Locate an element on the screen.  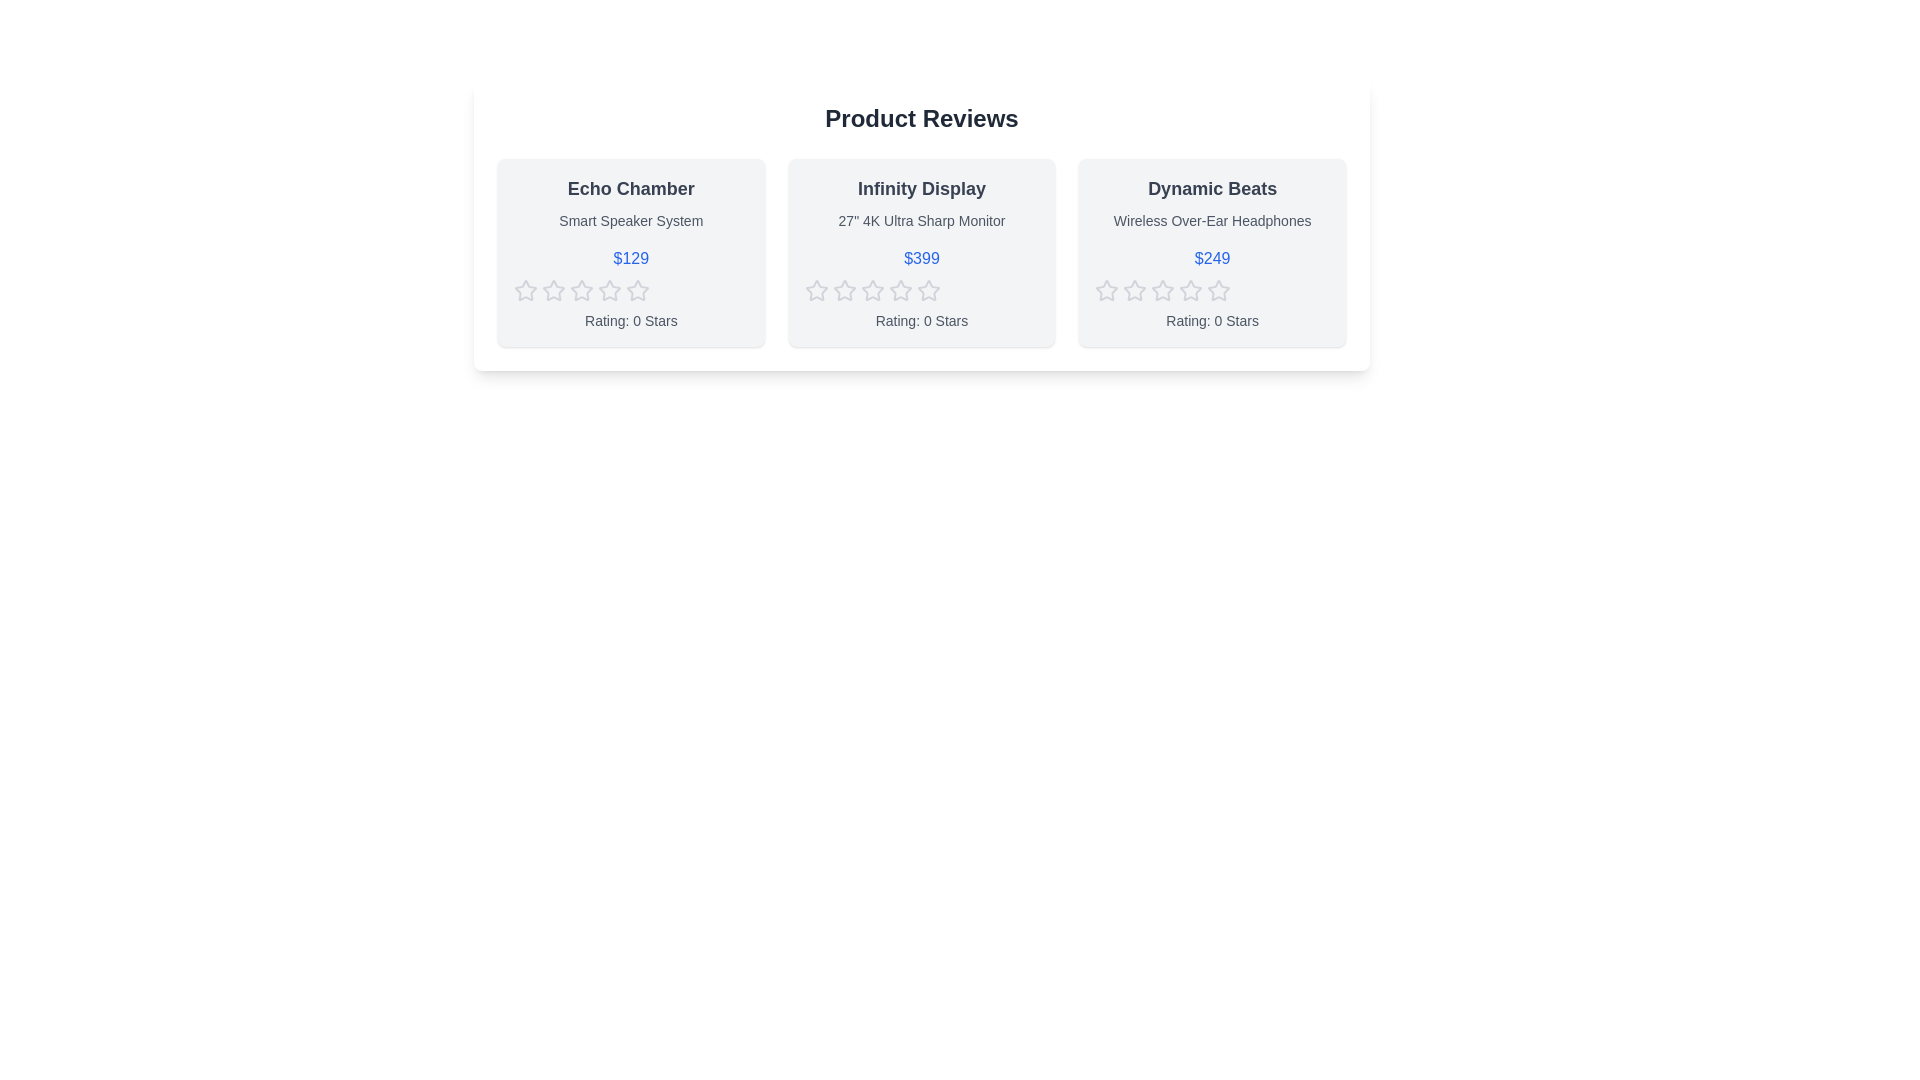
the fourth star icon in the star rating component to rate the 'Dynamic Beats' product is located at coordinates (1163, 290).